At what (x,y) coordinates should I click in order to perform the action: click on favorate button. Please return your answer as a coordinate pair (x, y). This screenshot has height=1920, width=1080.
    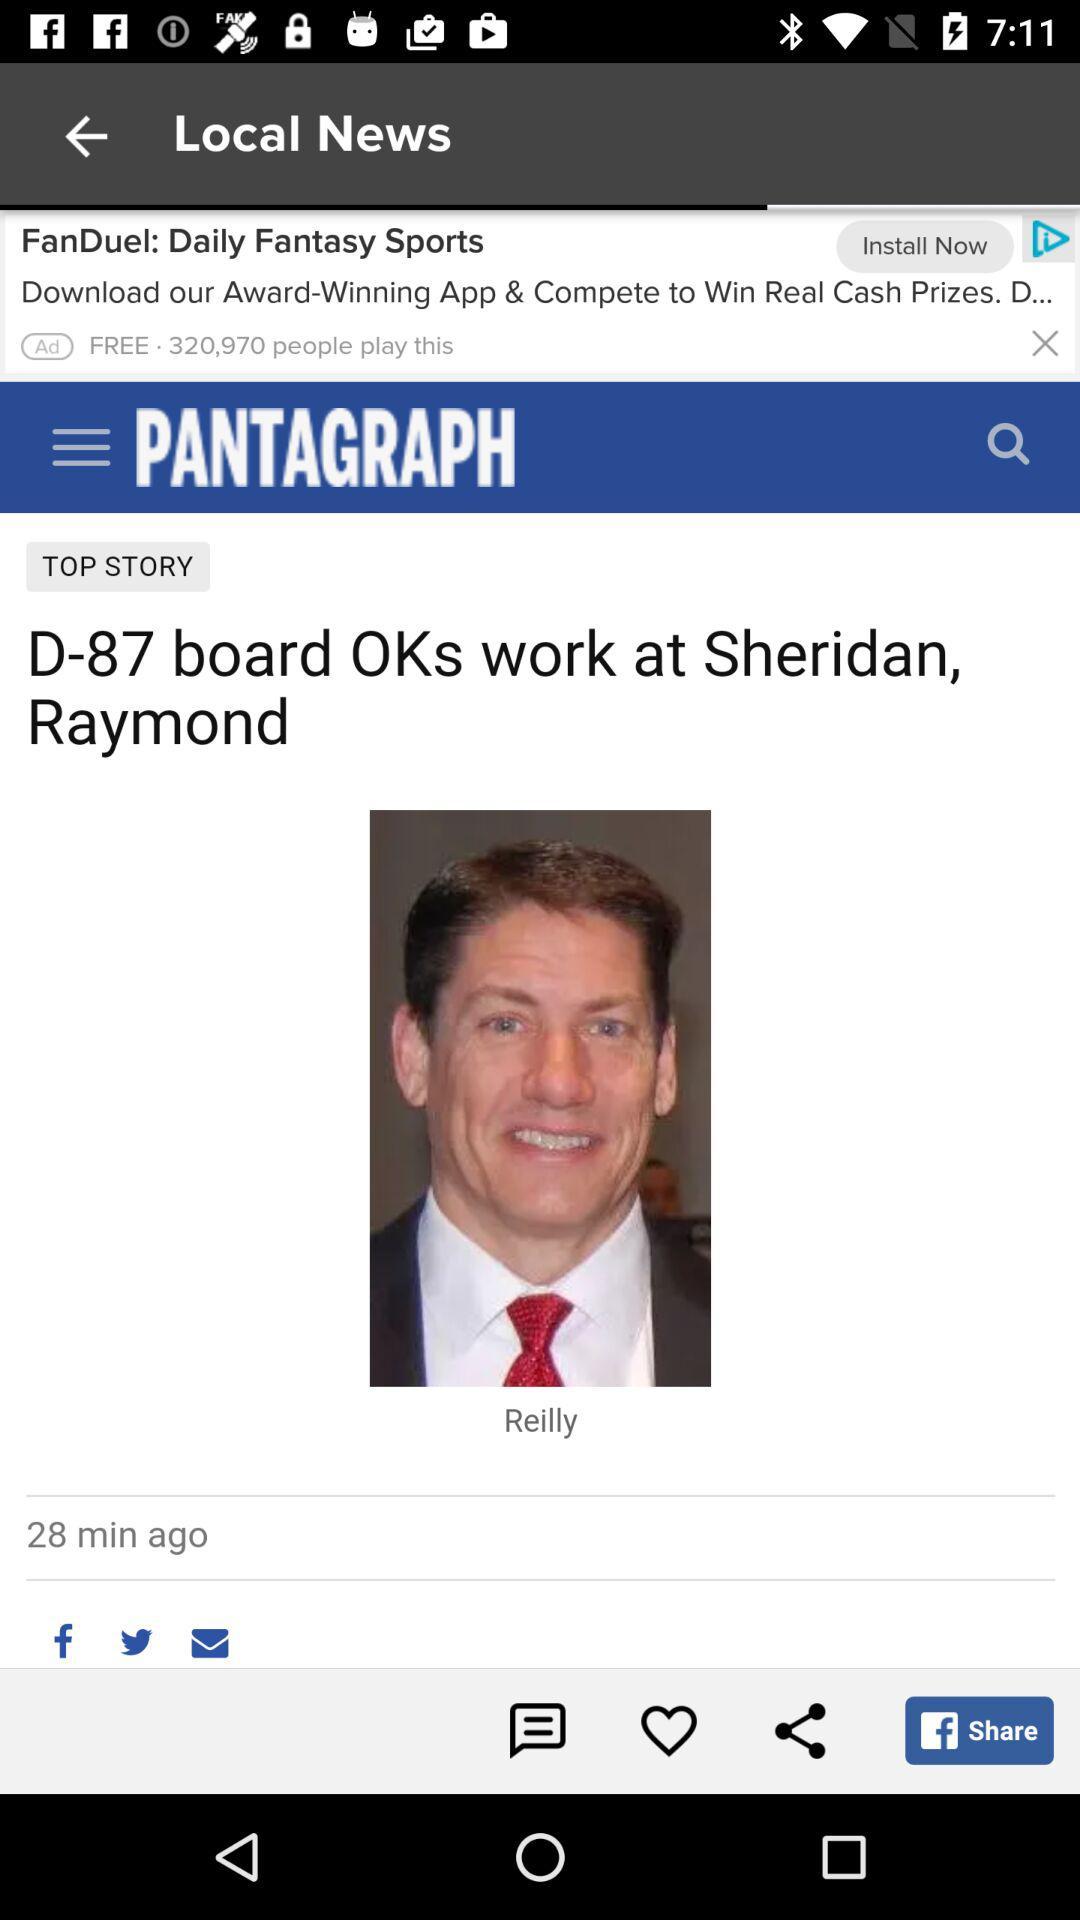
    Looking at the image, I should click on (668, 1730).